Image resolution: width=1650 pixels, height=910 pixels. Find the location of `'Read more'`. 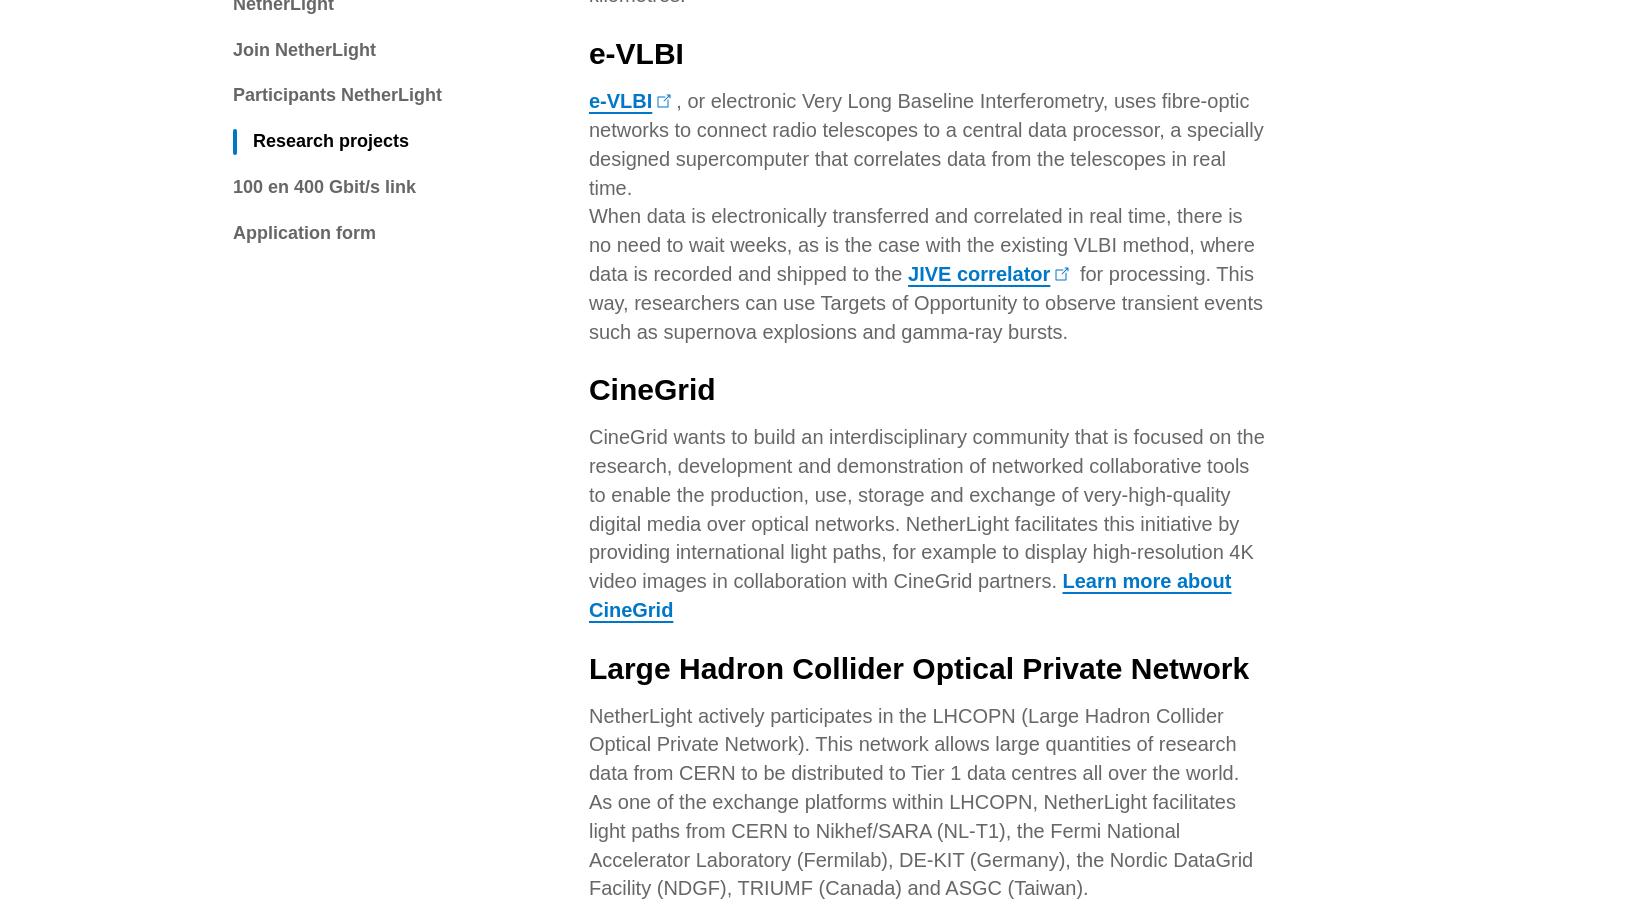

'Read more' is located at coordinates (536, 463).